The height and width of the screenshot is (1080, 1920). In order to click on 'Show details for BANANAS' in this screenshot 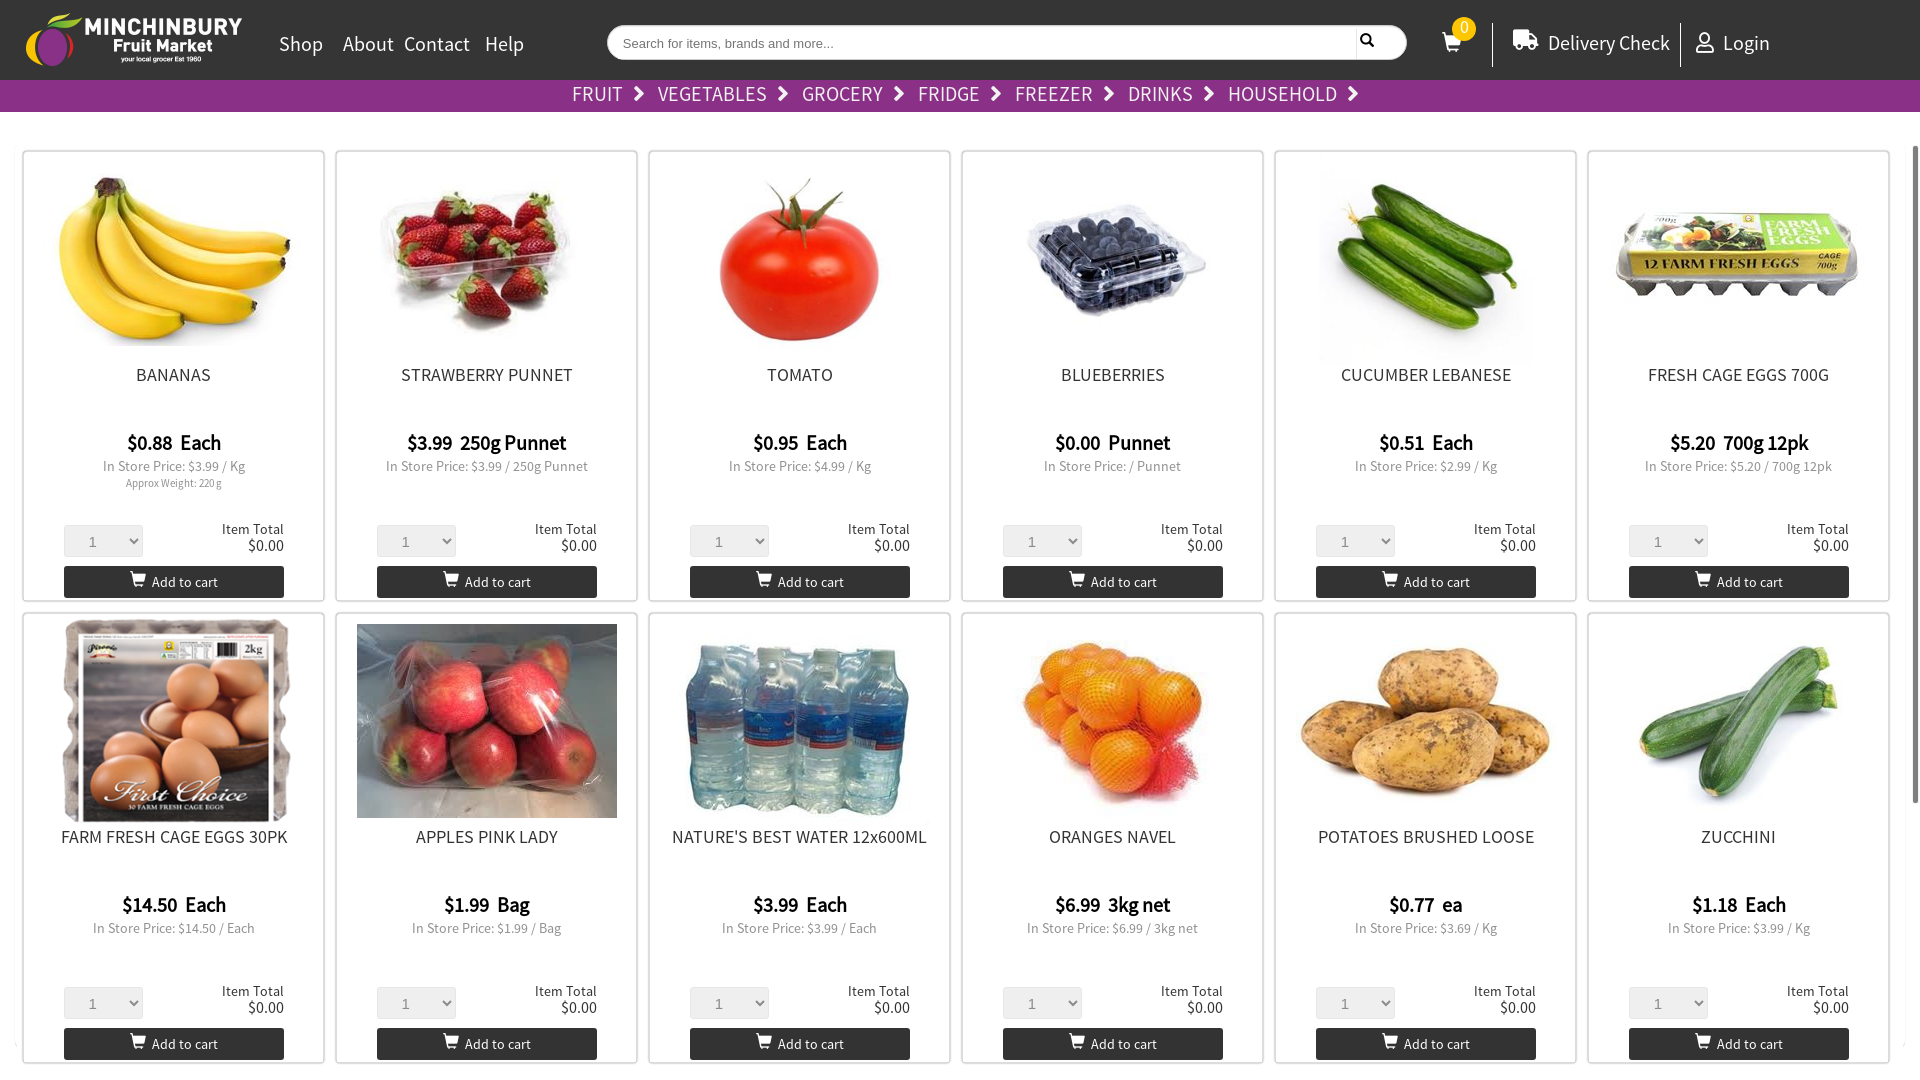, I will do `click(173, 257)`.